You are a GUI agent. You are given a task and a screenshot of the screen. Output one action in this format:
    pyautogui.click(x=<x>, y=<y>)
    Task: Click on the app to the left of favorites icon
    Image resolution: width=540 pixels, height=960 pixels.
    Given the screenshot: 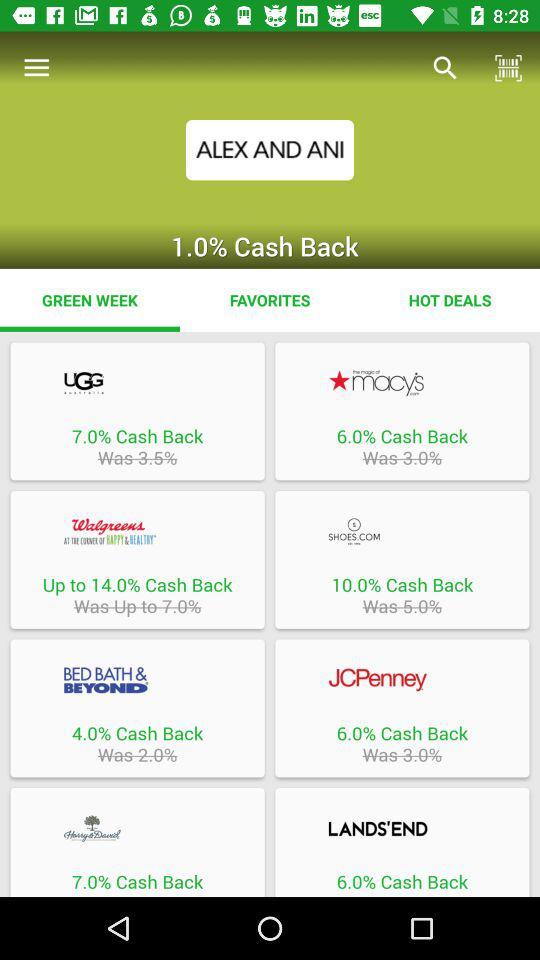 What is the action you would take?
    pyautogui.click(x=89, y=299)
    